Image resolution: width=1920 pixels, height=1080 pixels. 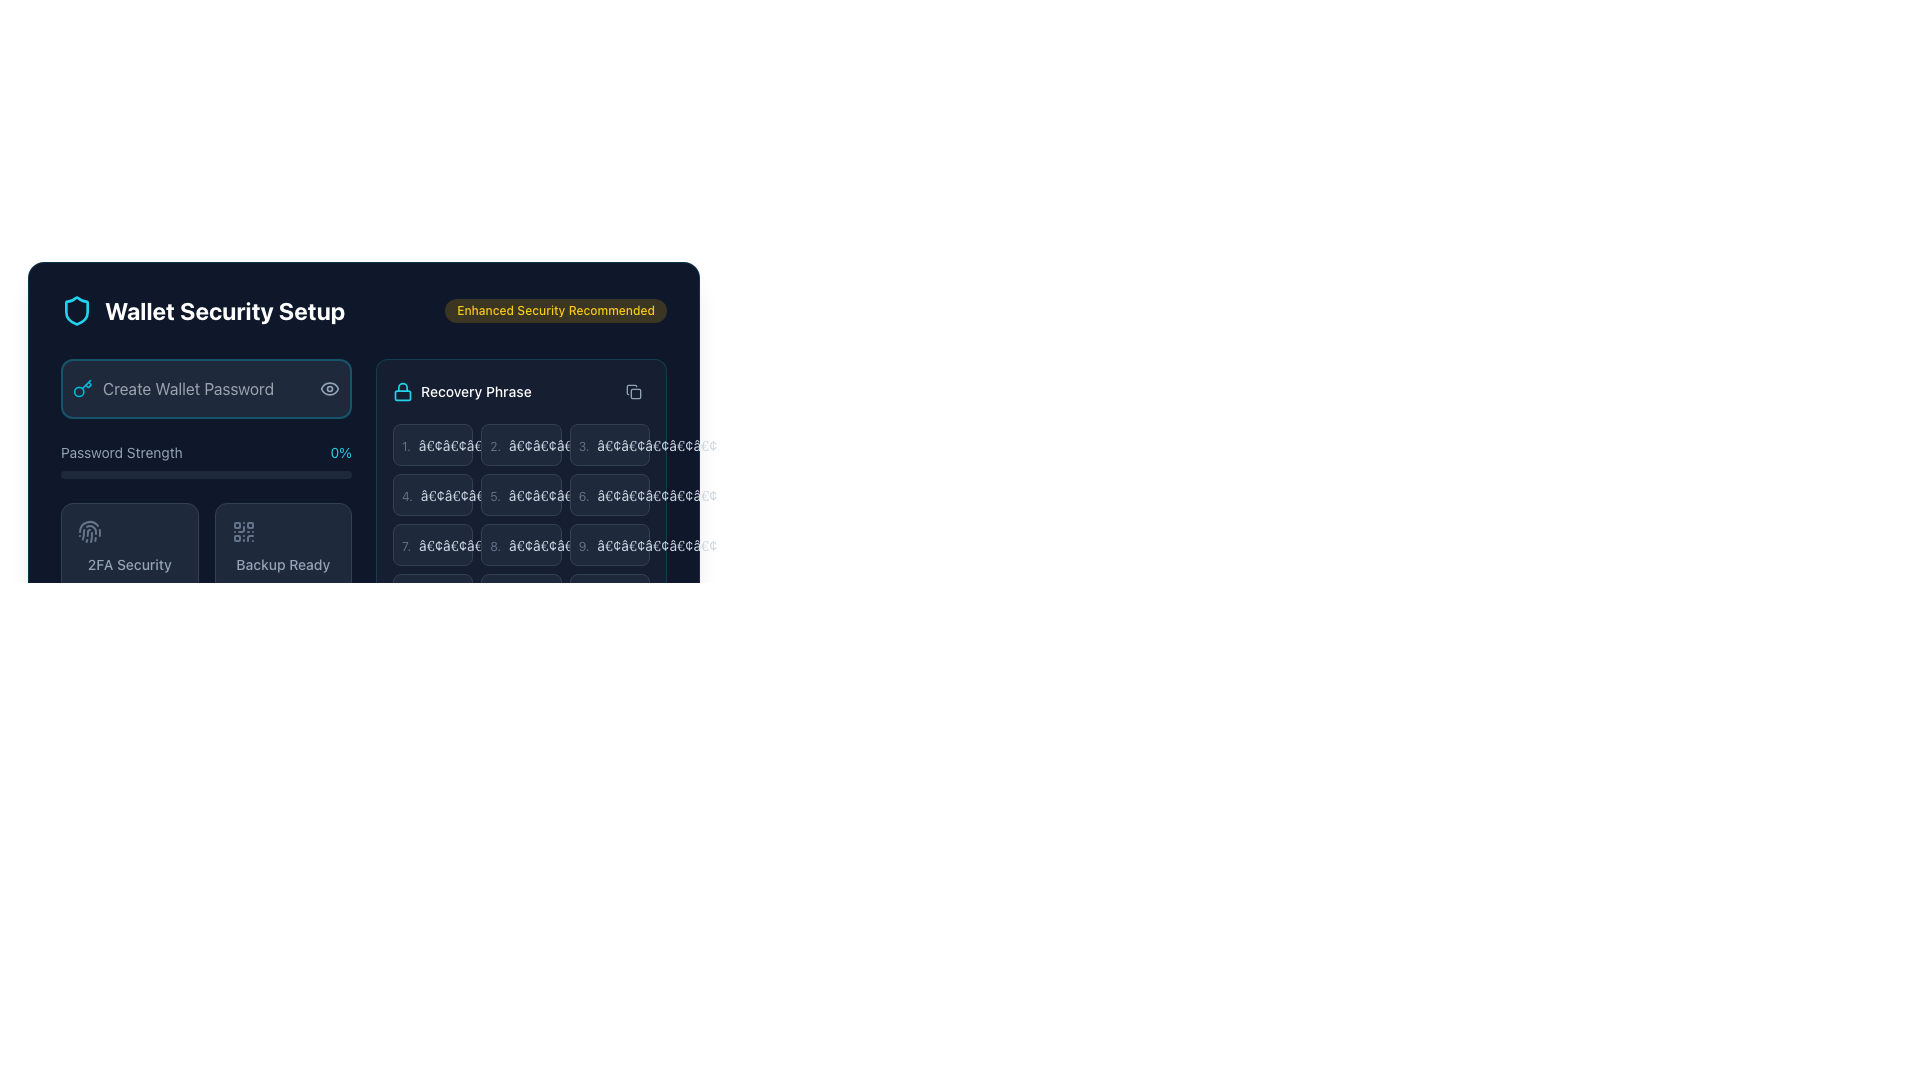 I want to click on the Password strength indicator, which displays 'Password Strength' and a '0%' percentage with an empty progress bar, located within the 'Wallet Security Setup' layout beneath the 'Create Wallet Password' section, so click(x=206, y=461).